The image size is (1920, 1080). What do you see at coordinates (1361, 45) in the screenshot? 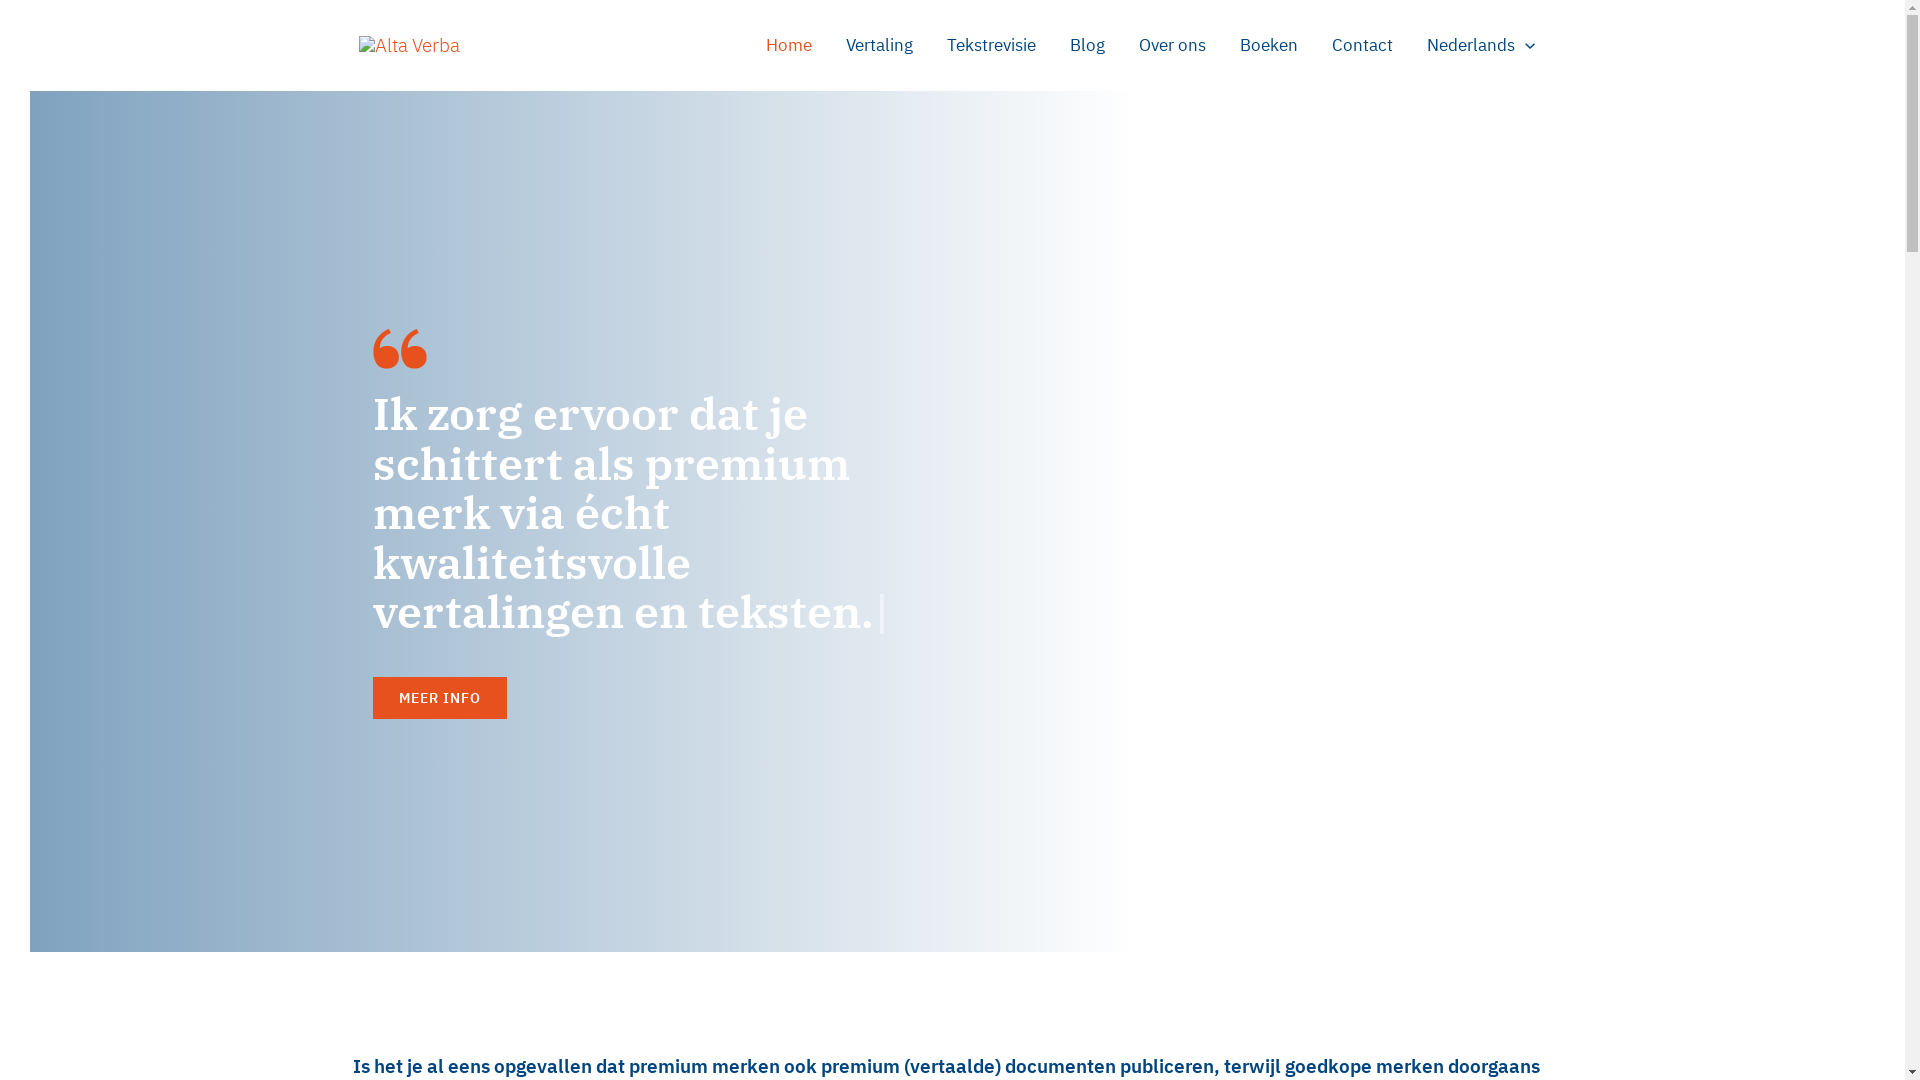
I see `'Contact'` at bounding box center [1361, 45].